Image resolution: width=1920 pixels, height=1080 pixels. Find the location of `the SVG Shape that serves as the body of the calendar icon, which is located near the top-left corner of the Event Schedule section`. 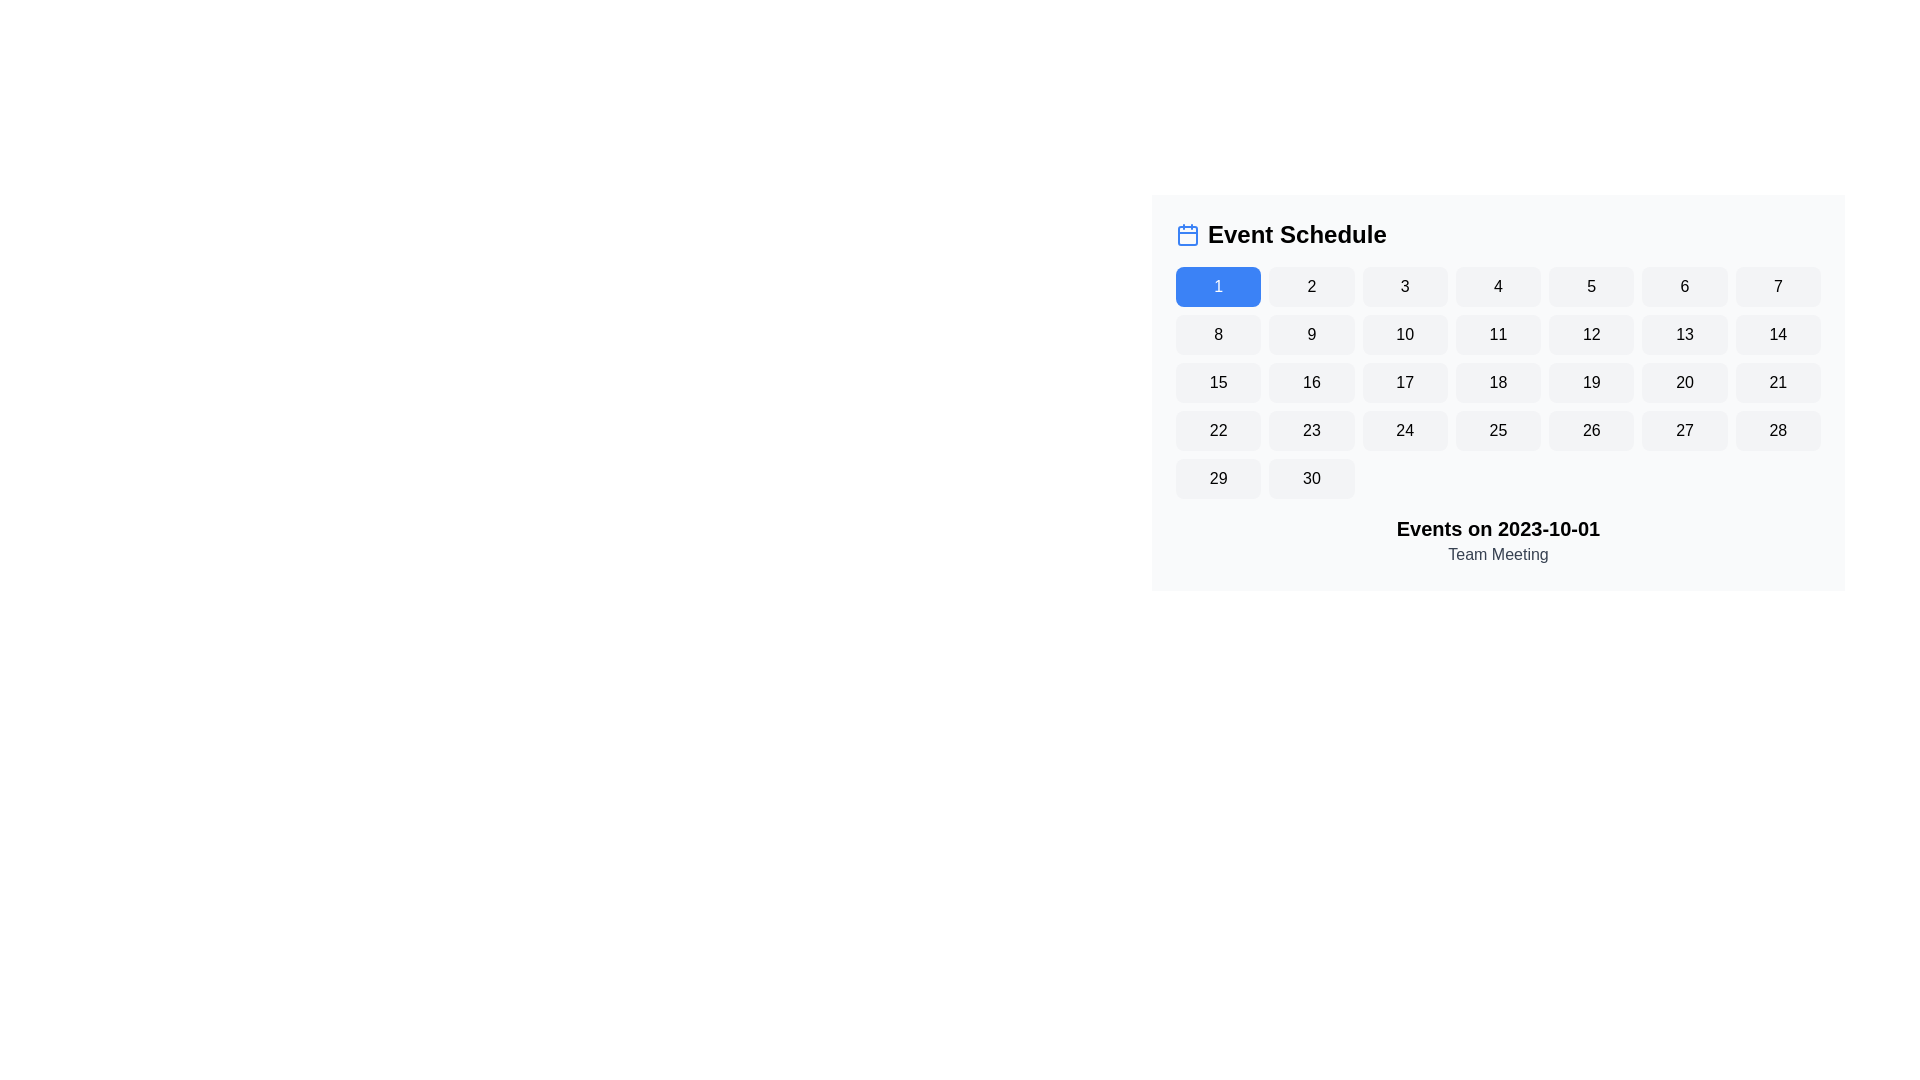

the SVG Shape that serves as the body of the calendar icon, which is located near the top-left corner of the Event Schedule section is located at coordinates (1188, 234).